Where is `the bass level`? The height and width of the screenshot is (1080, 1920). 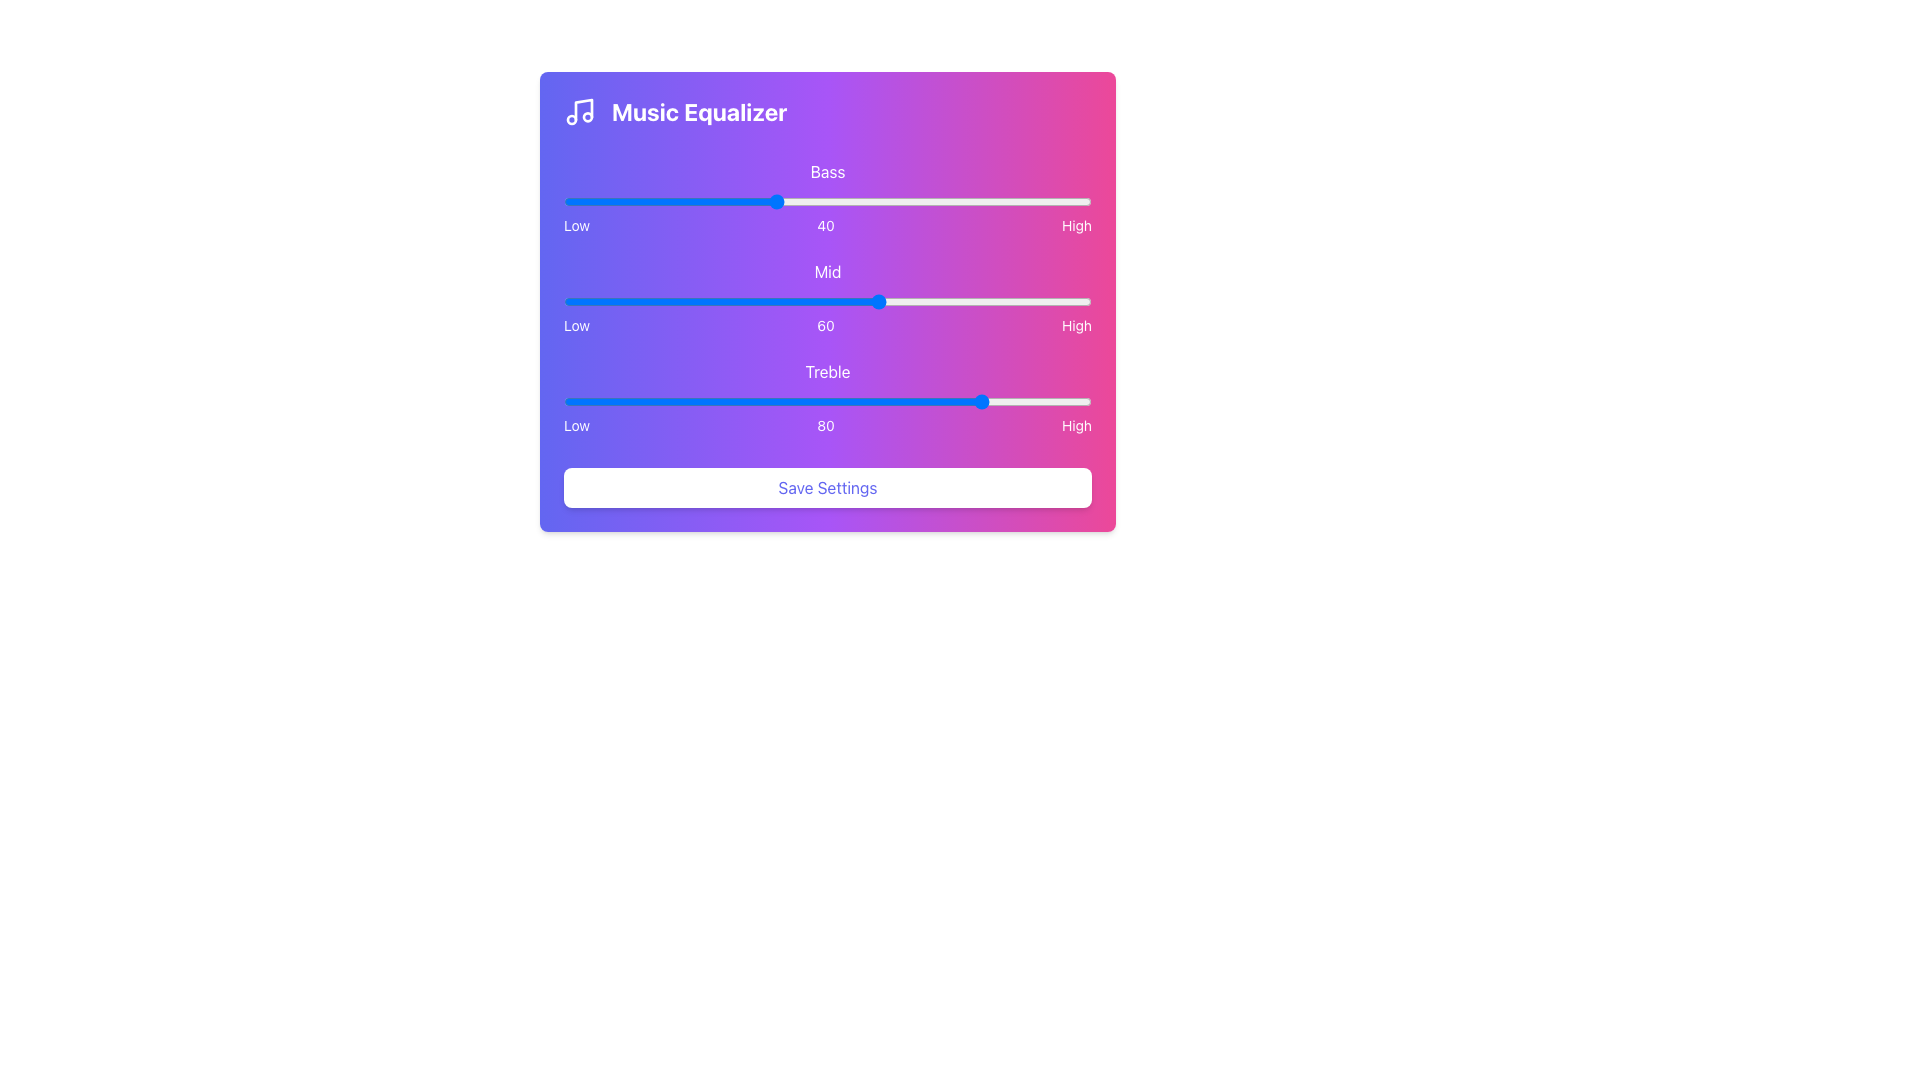 the bass level is located at coordinates (1002, 201).